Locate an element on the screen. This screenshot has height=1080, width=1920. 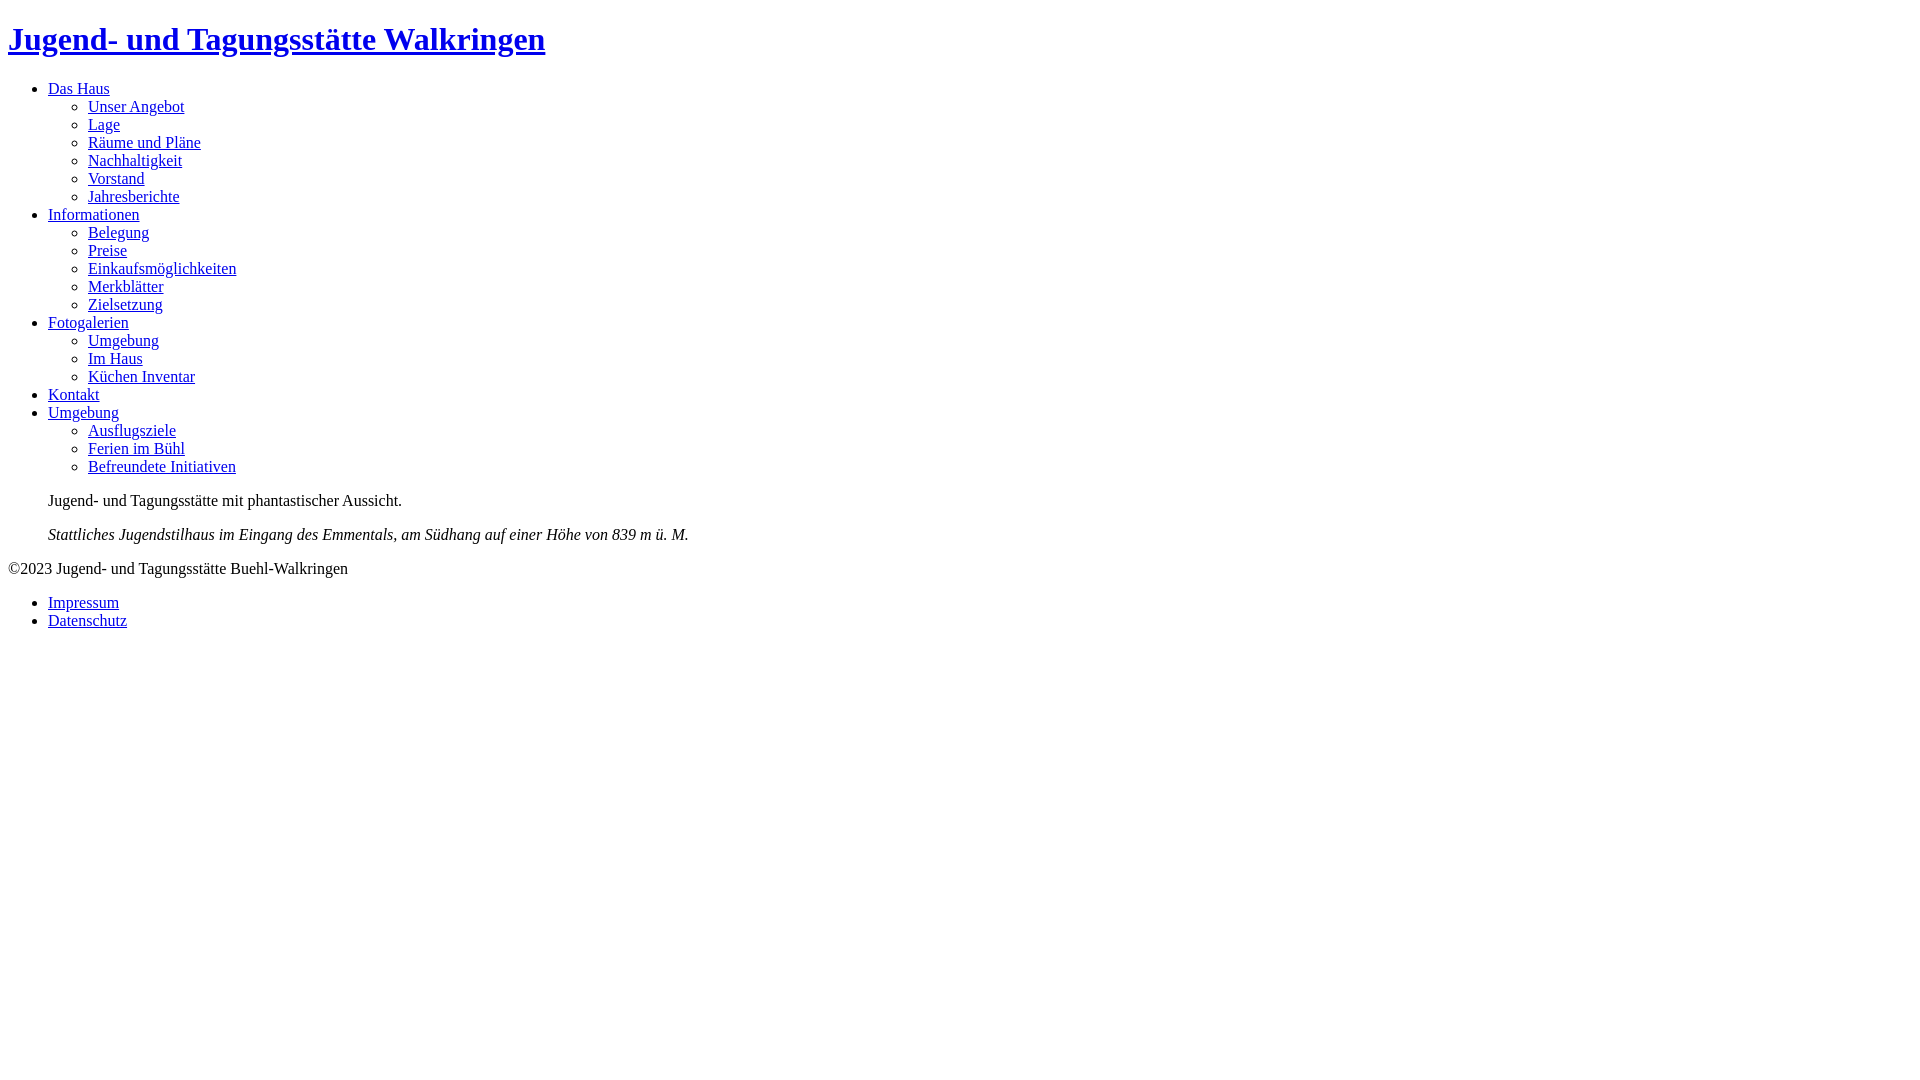
'Jahresberichte' is located at coordinates (133, 196).